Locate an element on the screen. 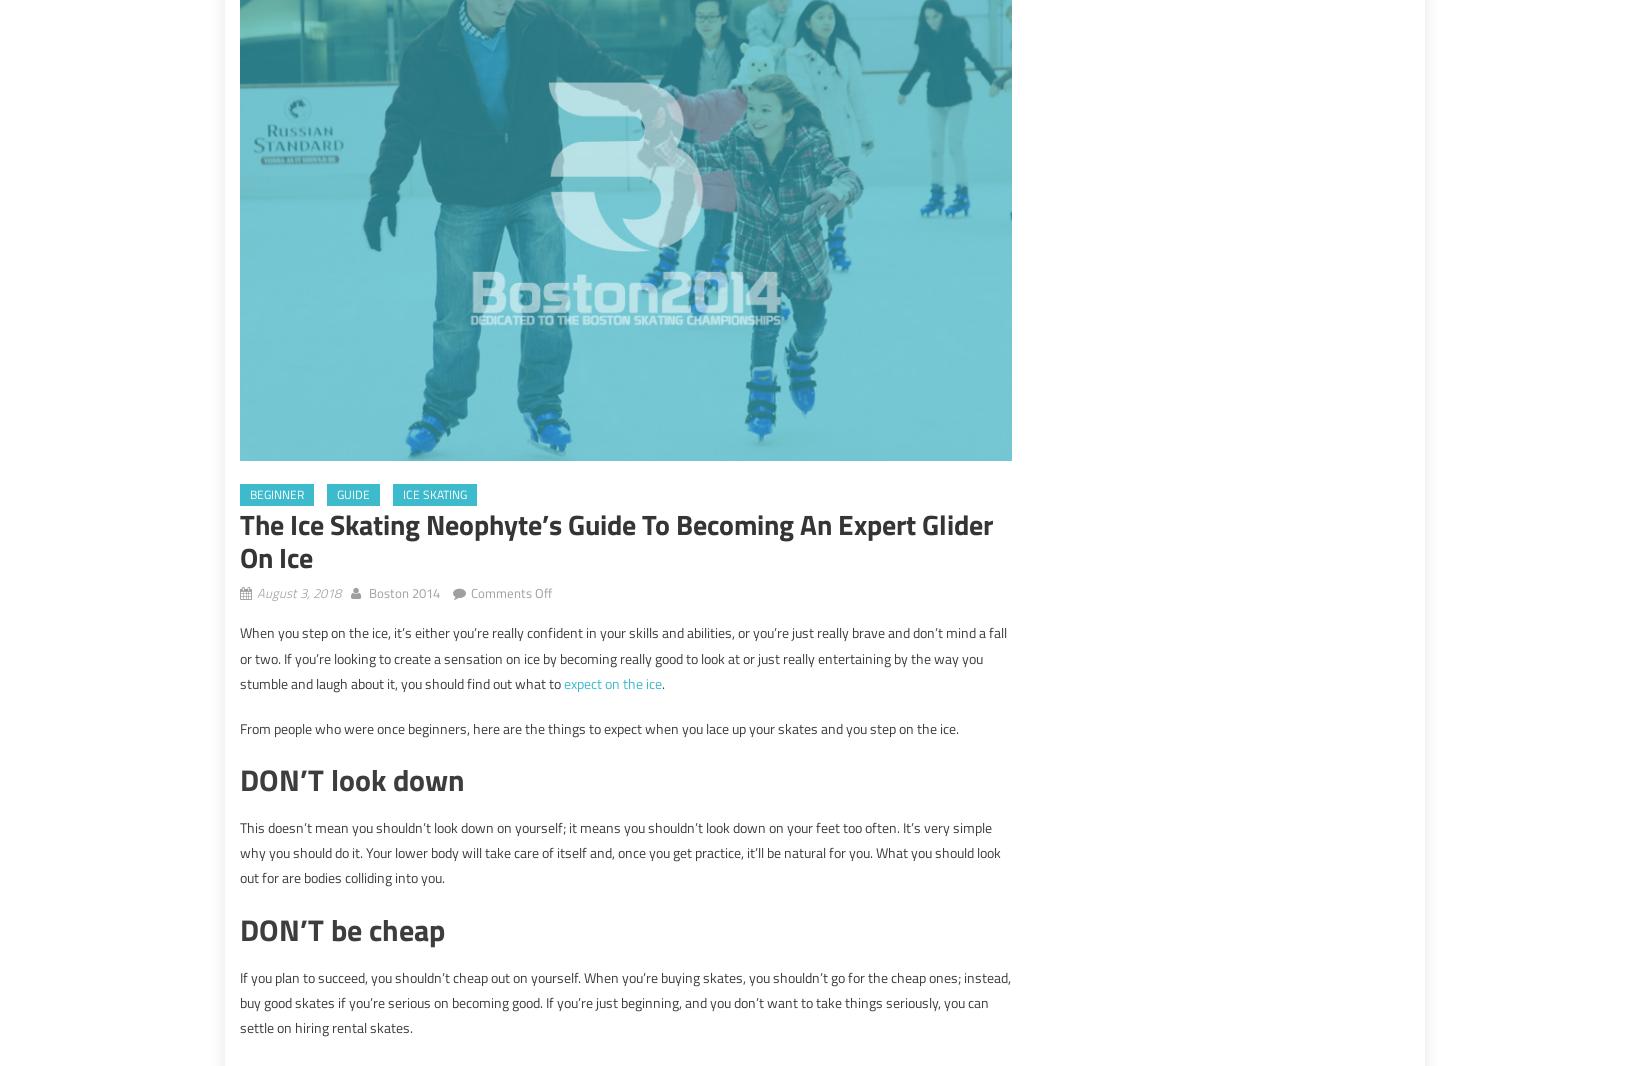 The width and height of the screenshot is (1650, 1066). 'guide' is located at coordinates (353, 494).